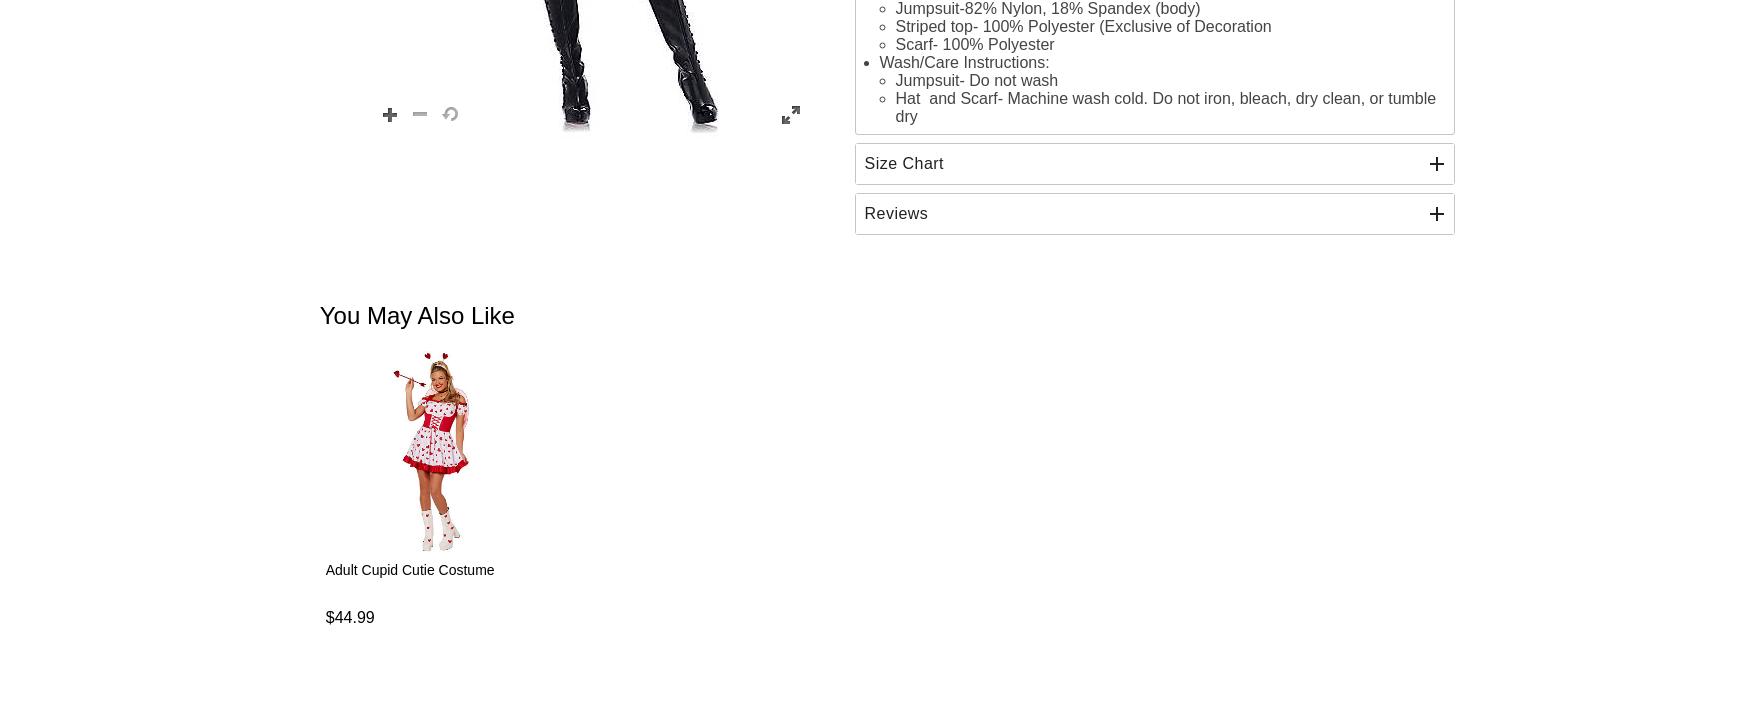 Image resolution: width=1750 pixels, height=722 pixels. What do you see at coordinates (415, 314) in the screenshot?
I see `'You May Also Like'` at bounding box center [415, 314].